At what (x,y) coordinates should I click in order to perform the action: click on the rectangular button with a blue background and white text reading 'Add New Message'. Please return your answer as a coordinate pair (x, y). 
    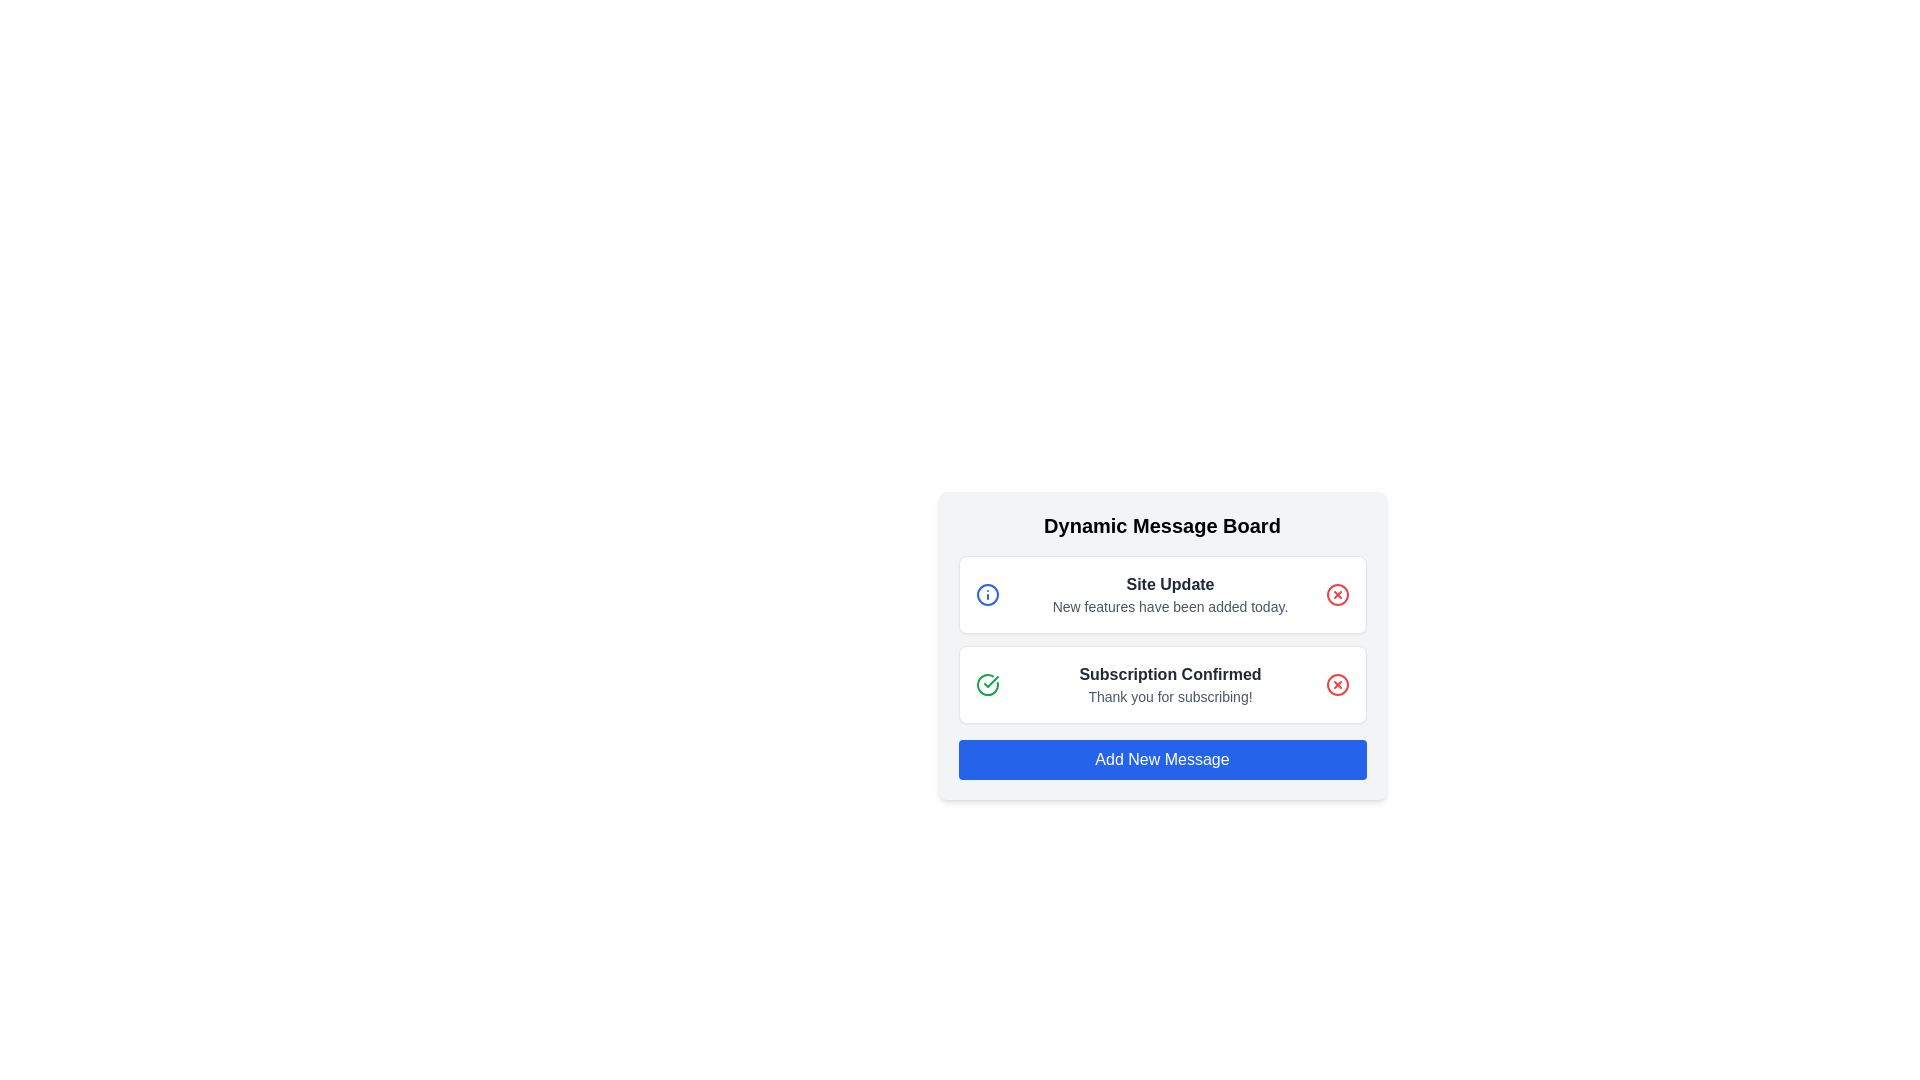
    Looking at the image, I should click on (1162, 759).